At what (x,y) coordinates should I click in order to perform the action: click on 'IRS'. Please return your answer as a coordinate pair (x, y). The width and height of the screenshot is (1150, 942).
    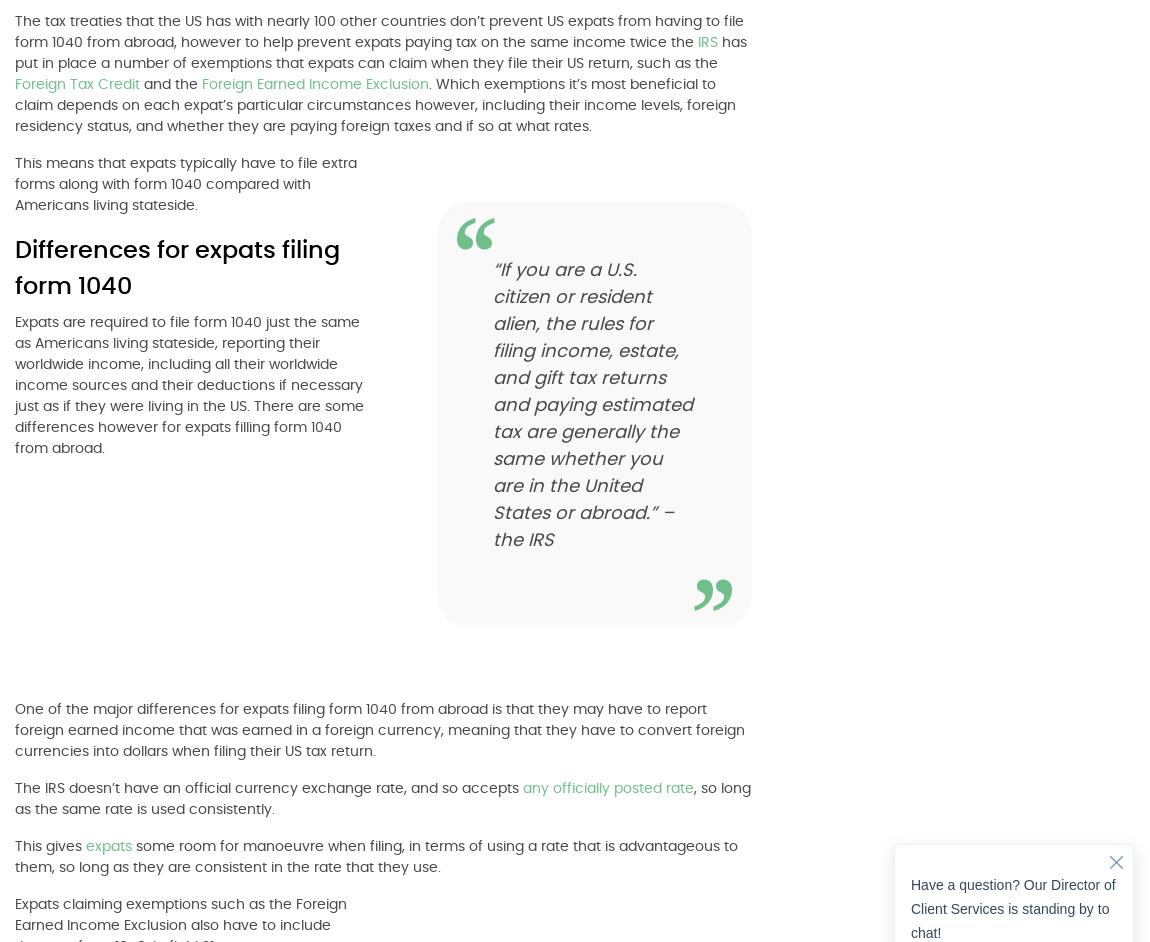
    Looking at the image, I should click on (709, 42).